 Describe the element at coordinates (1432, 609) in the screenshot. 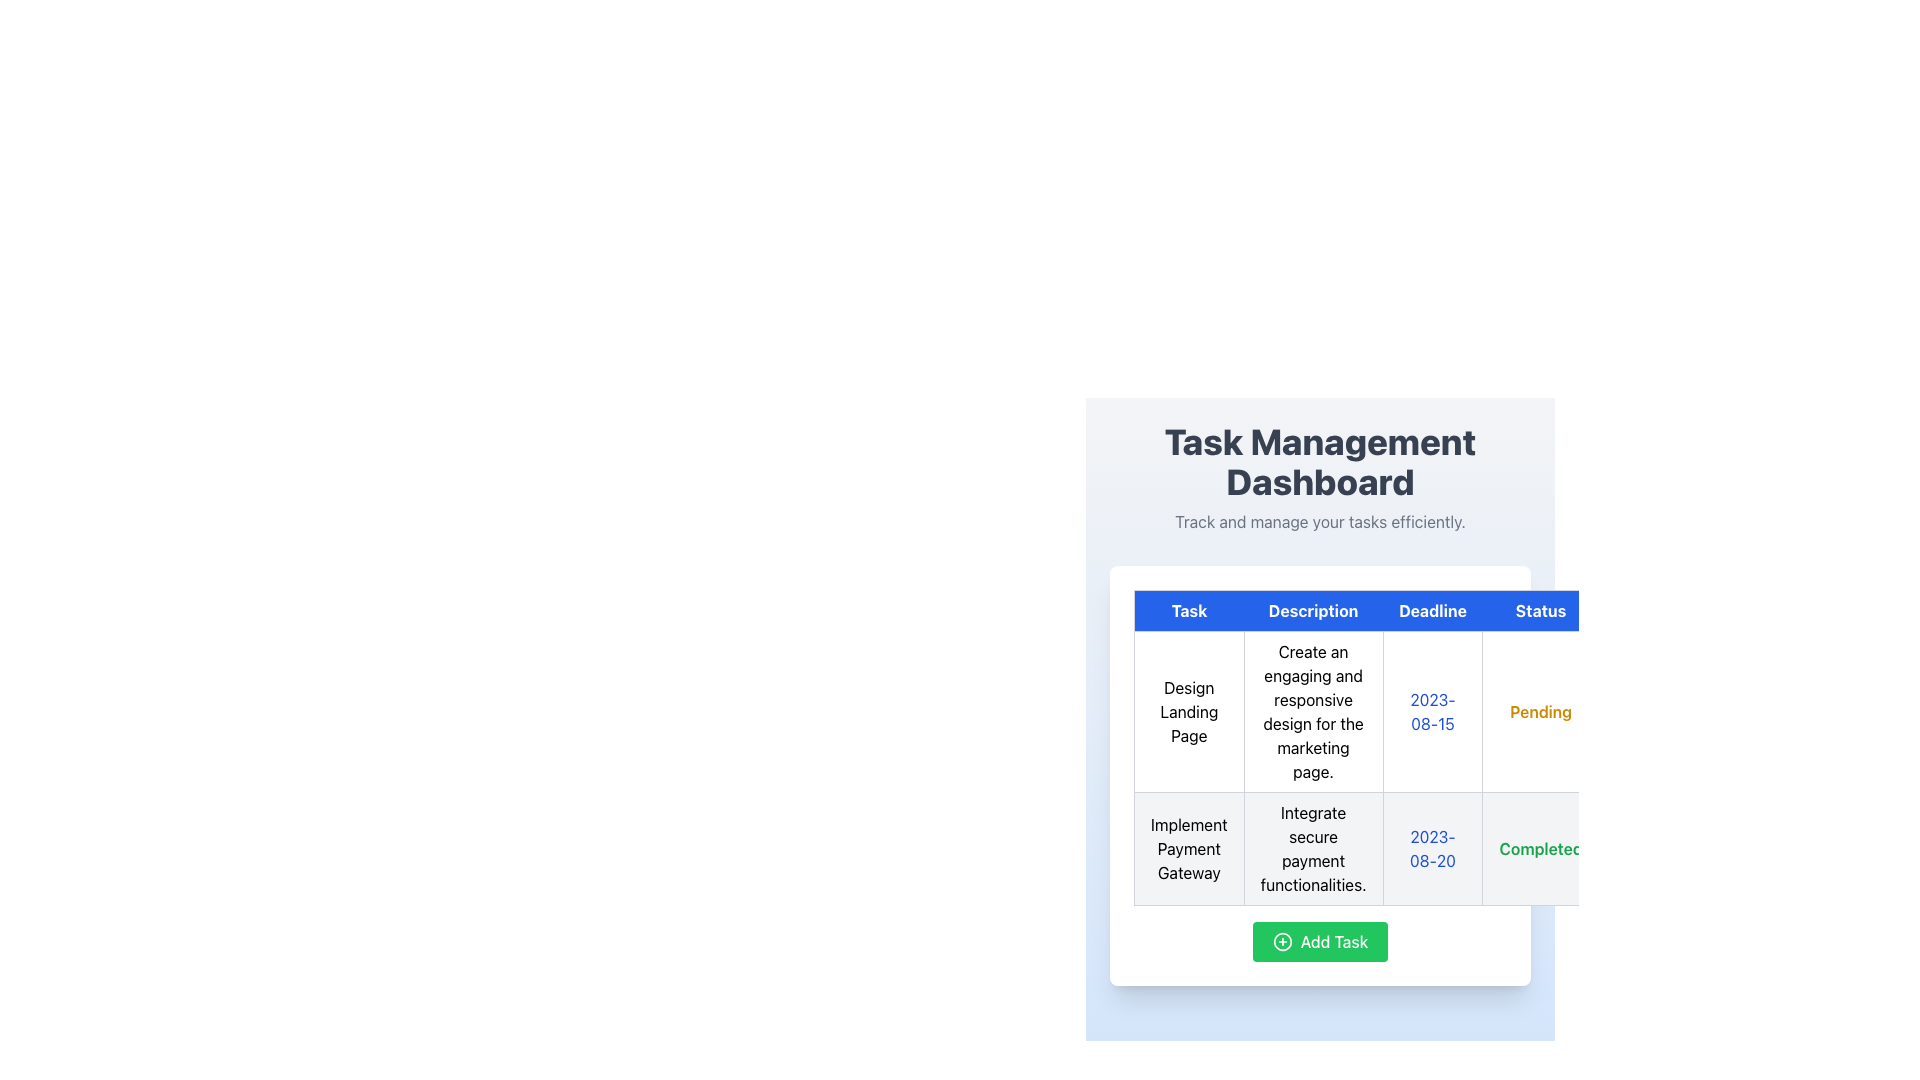

I see `text label 'Deadline' from the blue rectangular button located in the third column of the table header` at that location.